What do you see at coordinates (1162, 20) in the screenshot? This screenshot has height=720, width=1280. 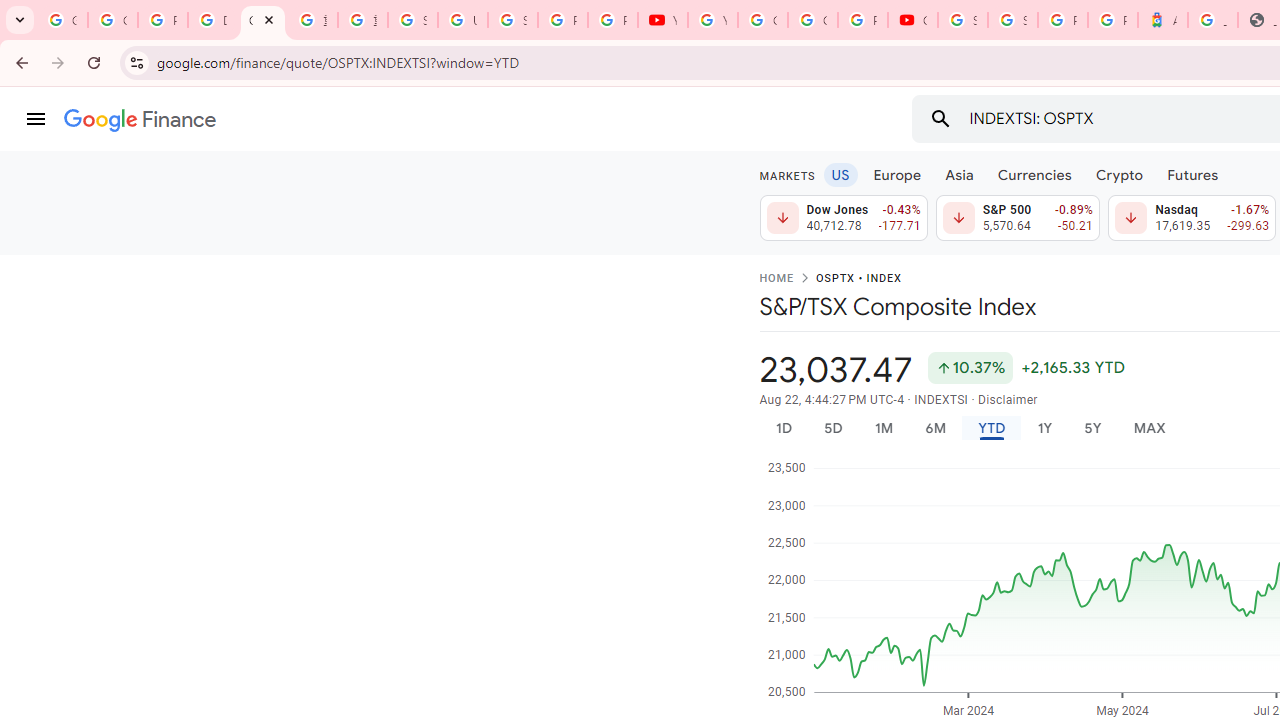 I see `'Atour Hotel - Google hotels'` at bounding box center [1162, 20].